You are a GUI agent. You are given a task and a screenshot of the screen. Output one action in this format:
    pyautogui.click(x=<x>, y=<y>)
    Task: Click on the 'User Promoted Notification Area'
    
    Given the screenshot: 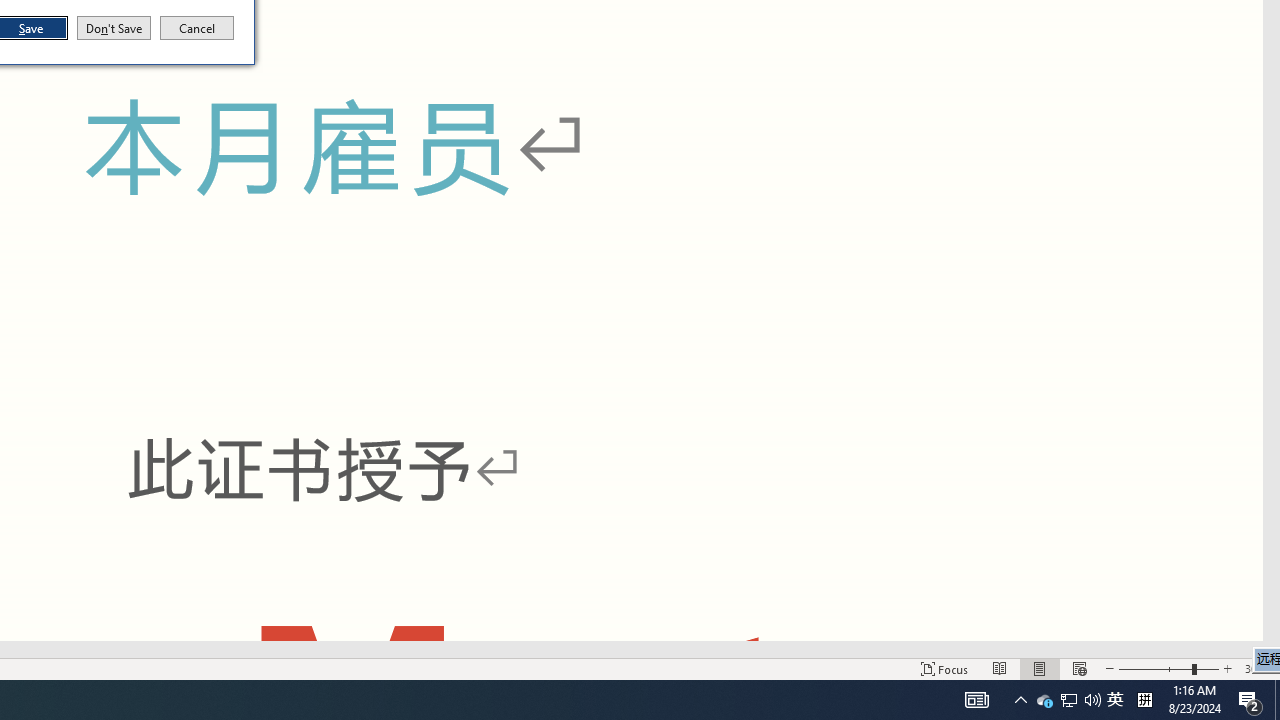 What is the action you would take?
    pyautogui.click(x=1067, y=698)
    